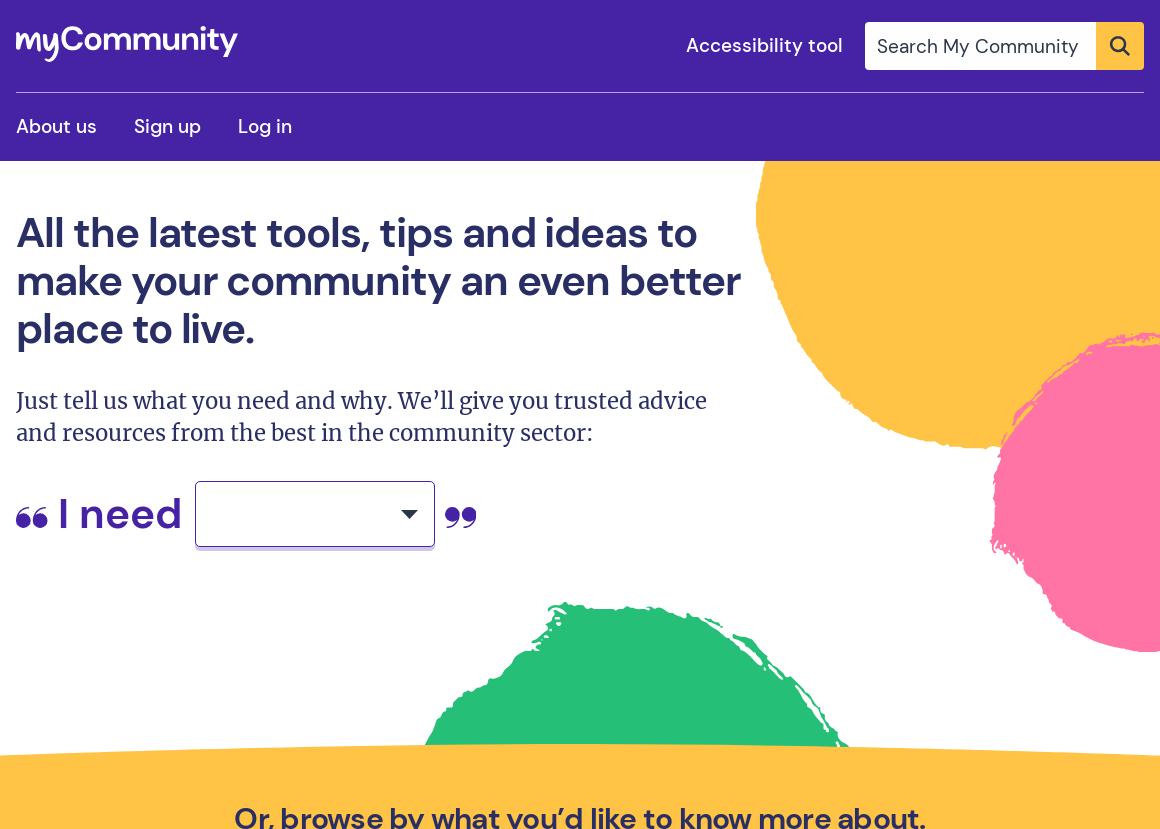 Image resolution: width=1160 pixels, height=829 pixels. I want to click on 'Accessibility tool', so click(685, 44).